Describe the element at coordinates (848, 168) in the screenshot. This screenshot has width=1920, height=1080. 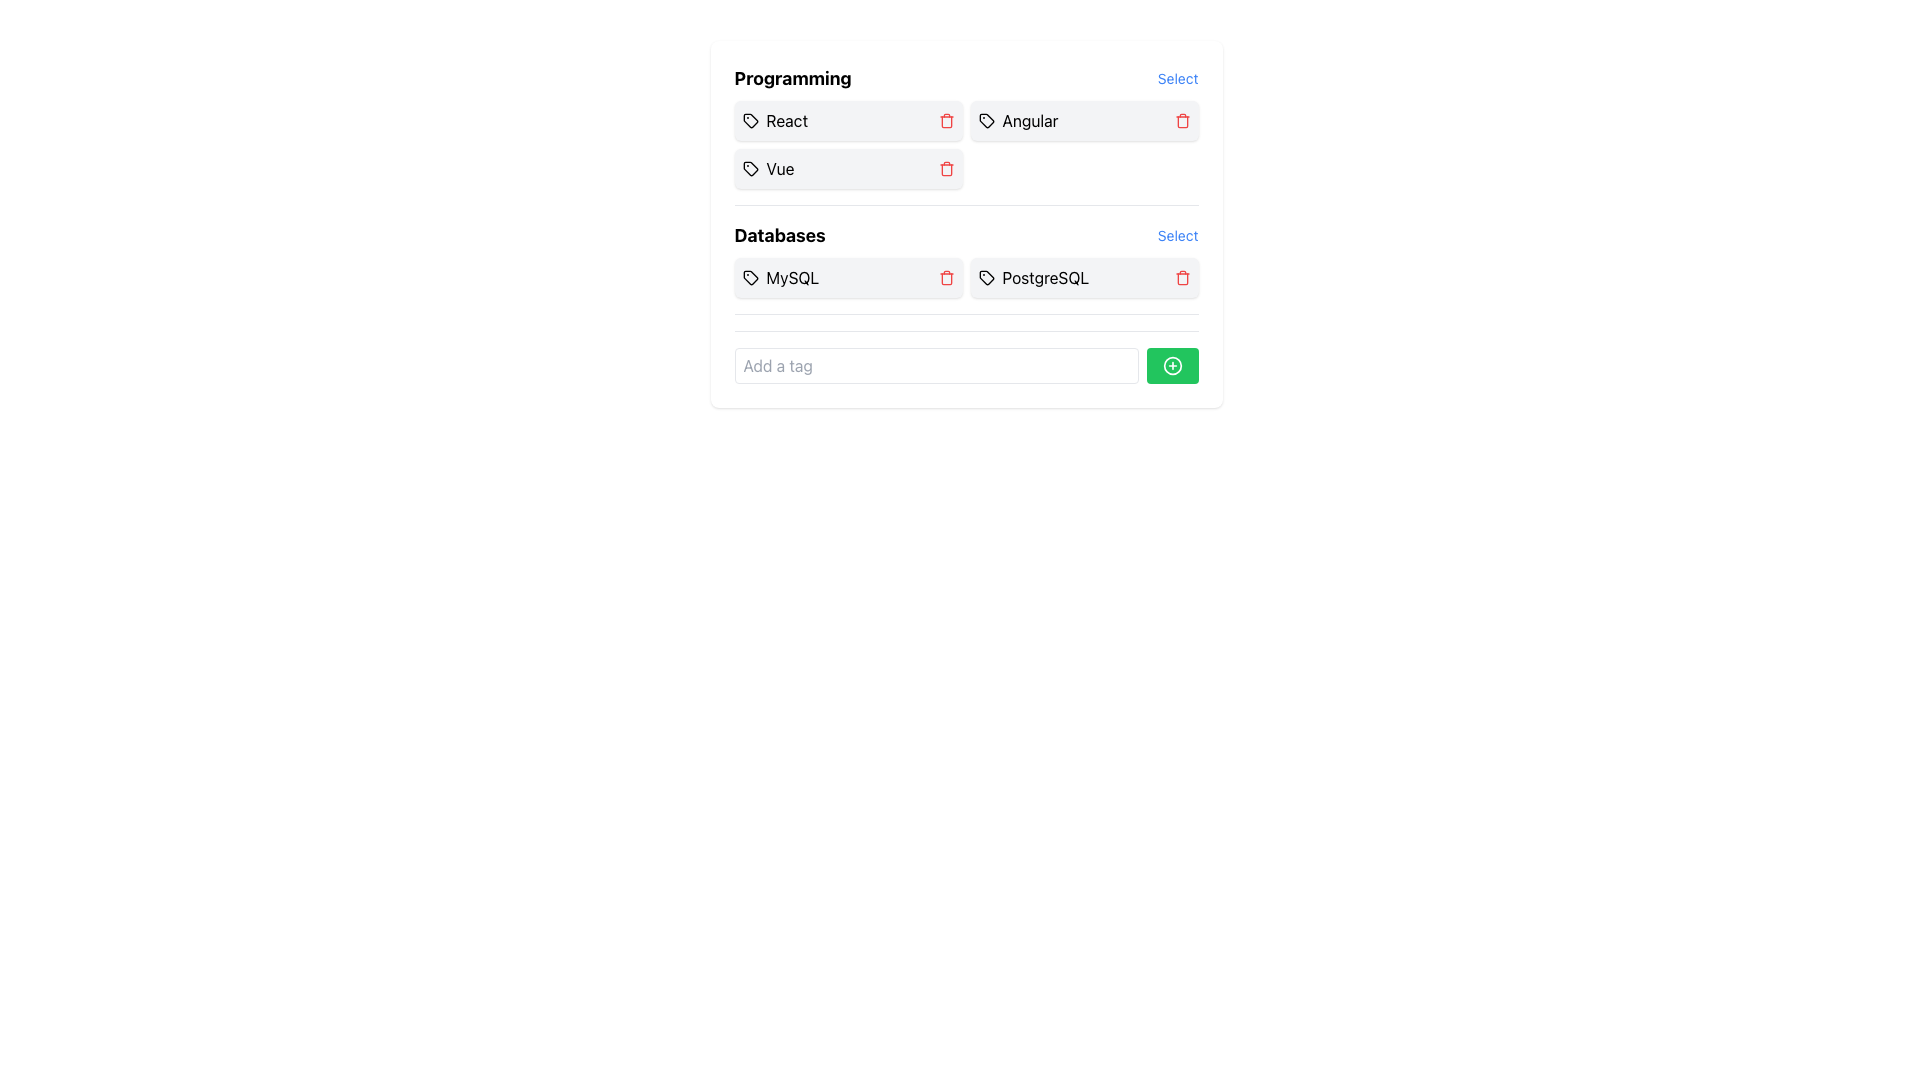
I see `the Interactive Tag Element labeled 'Vue' in the 'Programming' category` at that location.